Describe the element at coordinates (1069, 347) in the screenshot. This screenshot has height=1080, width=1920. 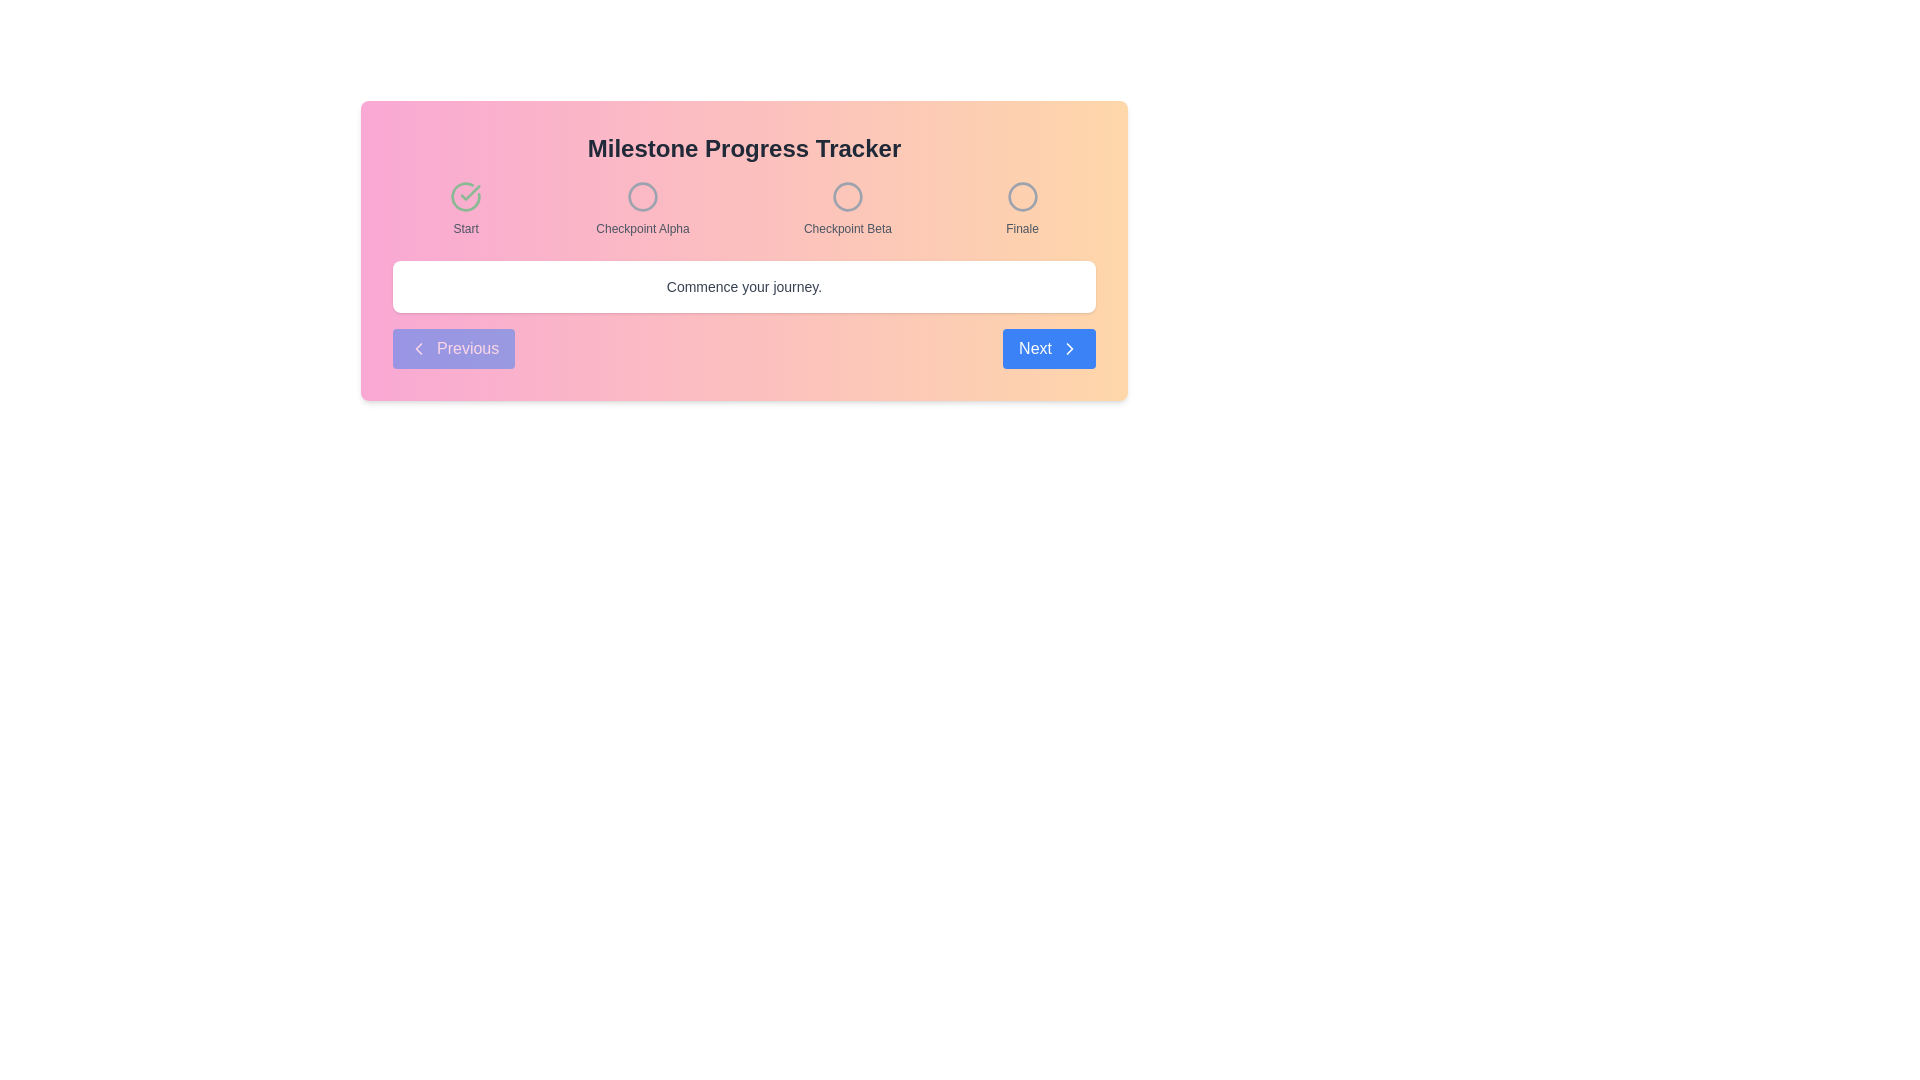
I see `the small right-facing arrow icon within the 'Next' button to activate potential hover effects` at that location.